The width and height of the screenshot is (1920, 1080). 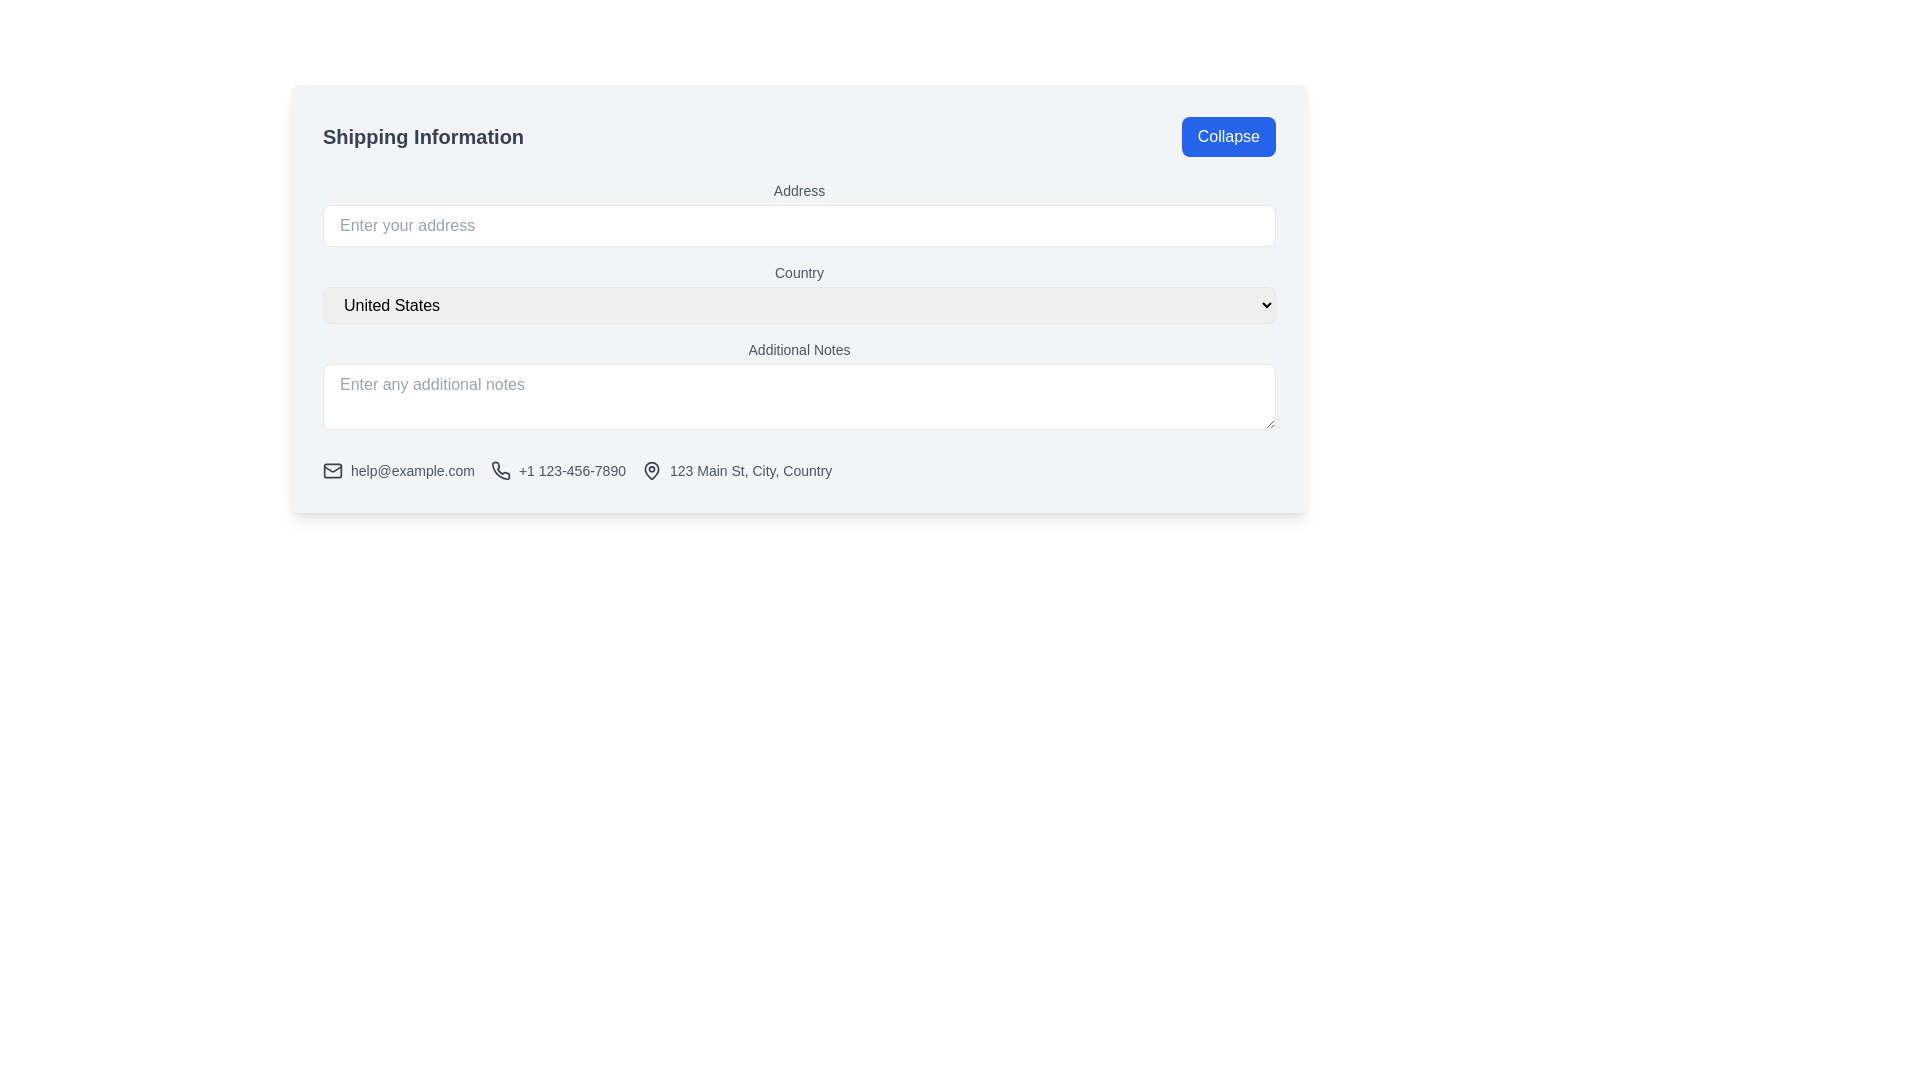 I want to click on the label that indicates the expected data for the adjacent input field, which is located above the input field with the placeholder 'Enter your address', so click(x=798, y=191).